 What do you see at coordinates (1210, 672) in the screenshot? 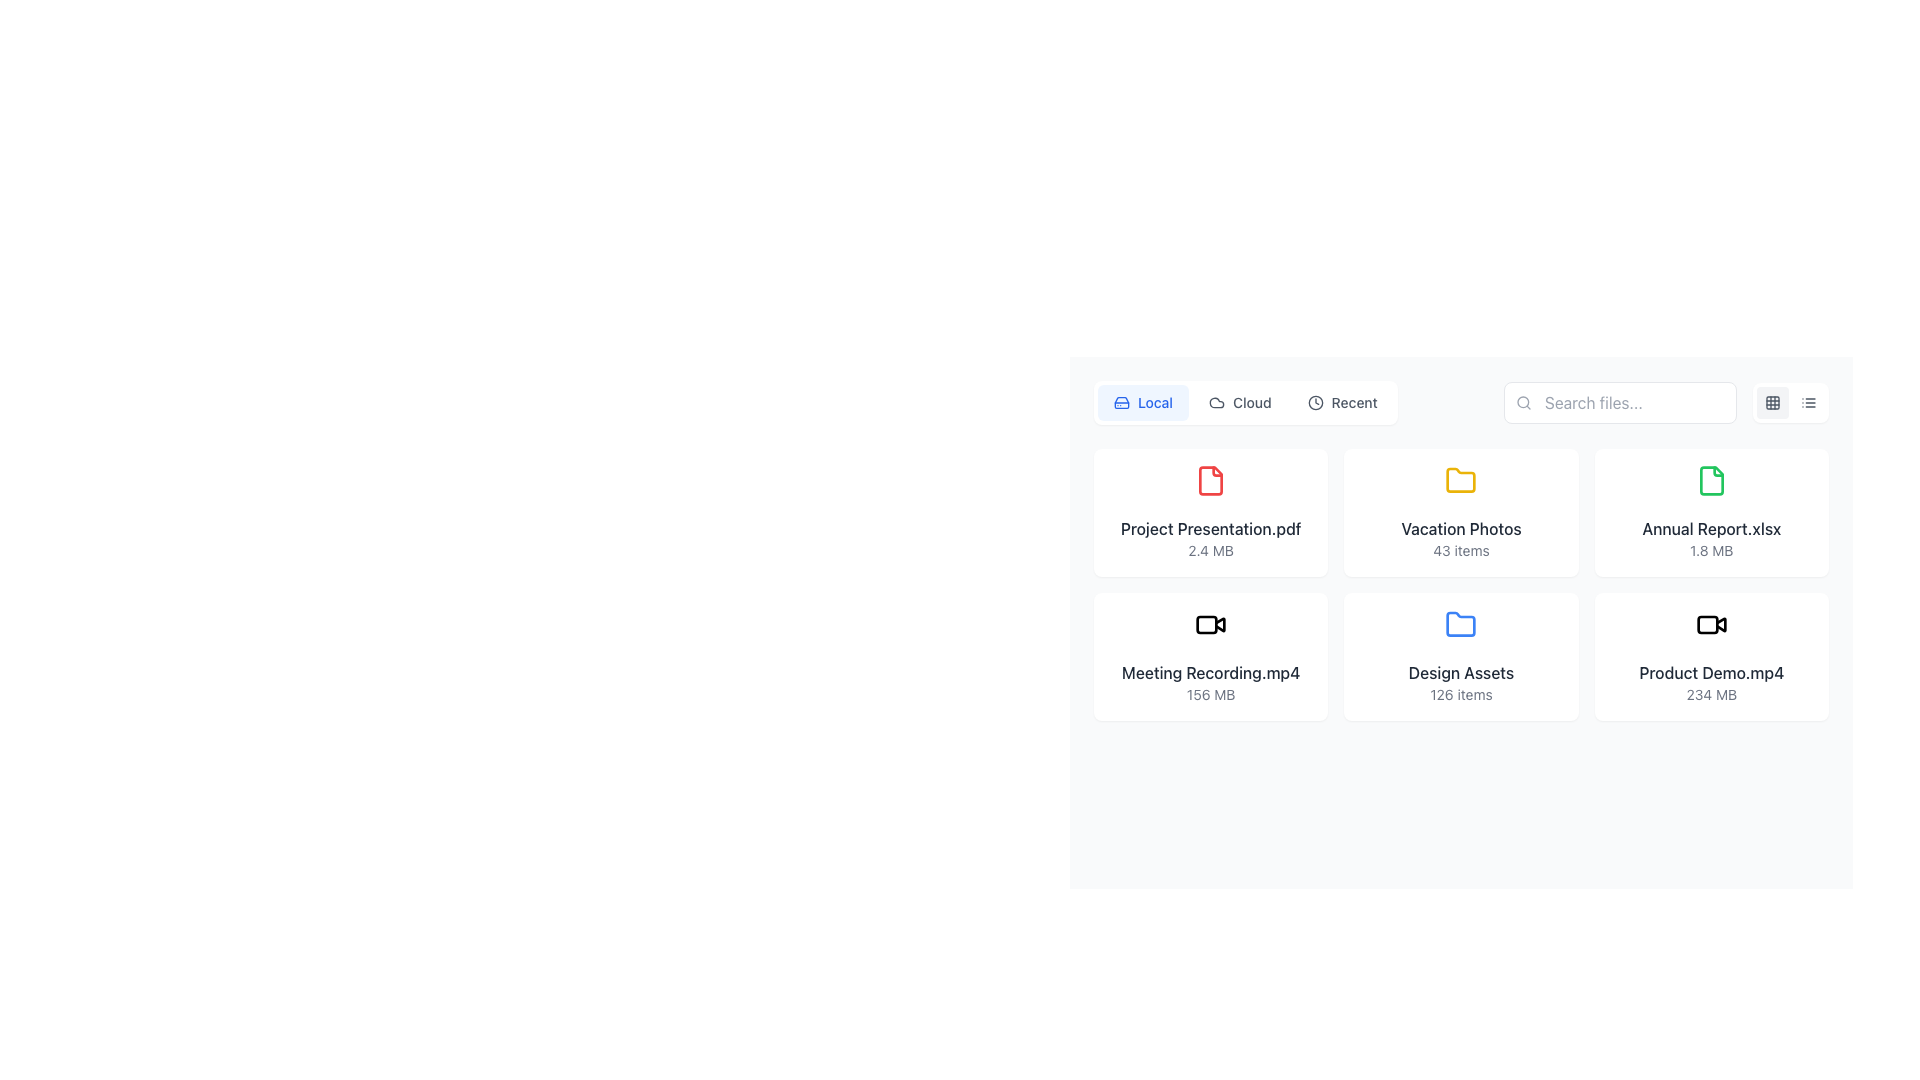
I see `the static text label displaying the title or name of the file, which is located in the second row and first column of a grid layout, positioned below the video thumbnail and above the file size text` at bounding box center [1210, 672].